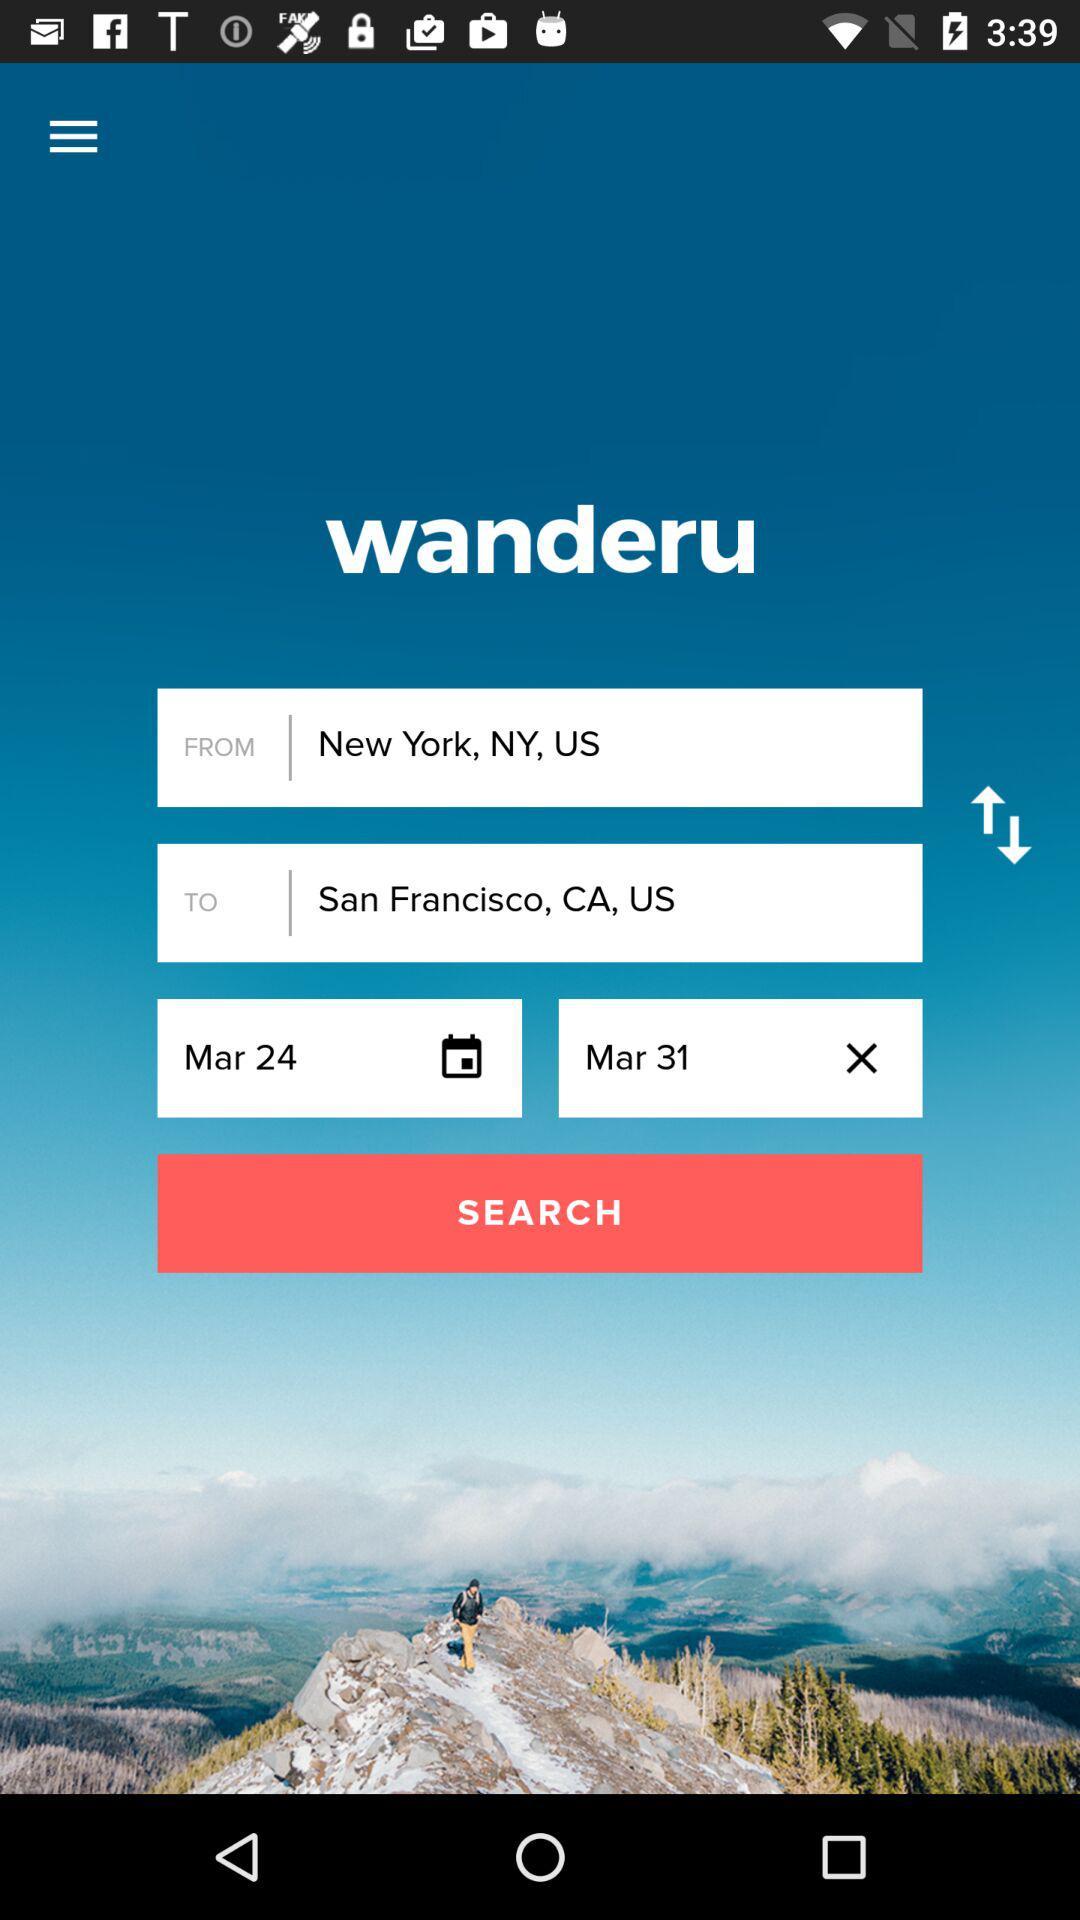  I want to click on switch order, so click(1001, 825).